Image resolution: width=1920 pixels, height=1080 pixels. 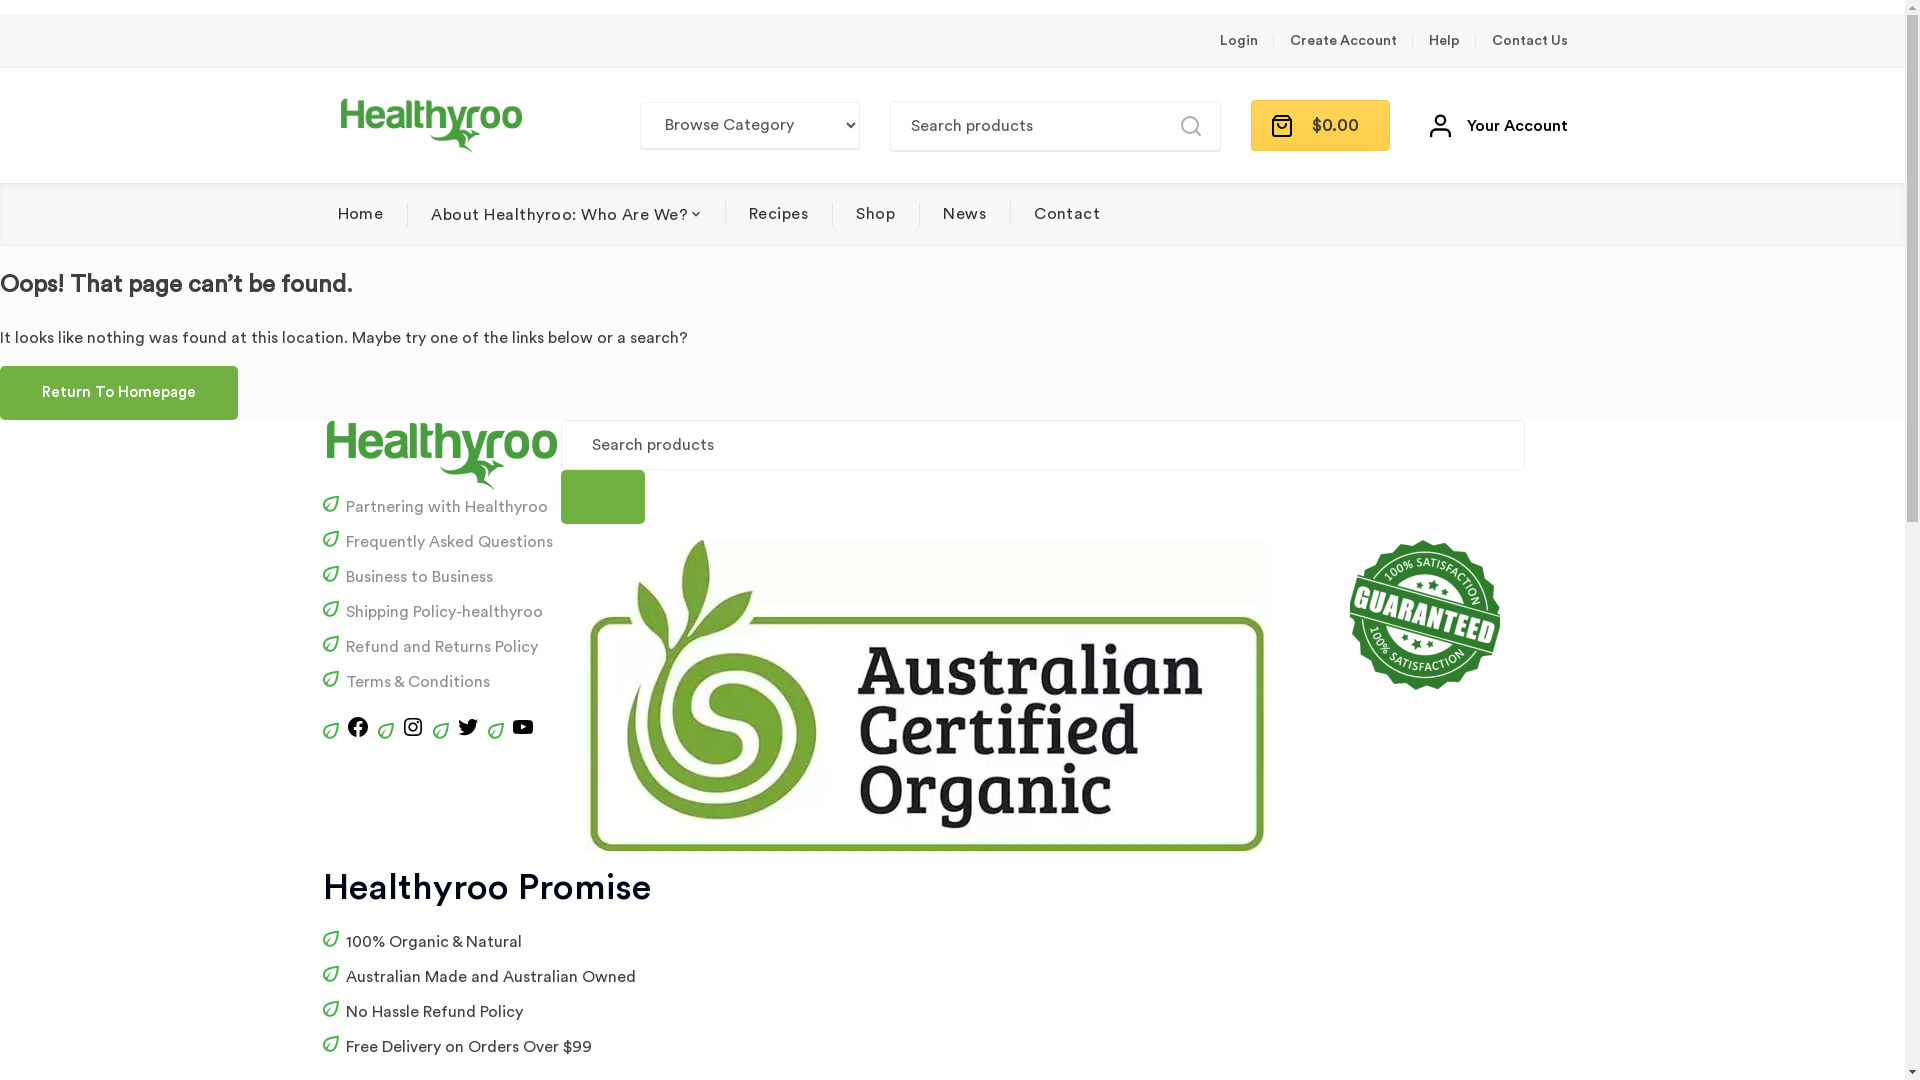 I want to click on 'Contact', so click(x=1065, y=213).